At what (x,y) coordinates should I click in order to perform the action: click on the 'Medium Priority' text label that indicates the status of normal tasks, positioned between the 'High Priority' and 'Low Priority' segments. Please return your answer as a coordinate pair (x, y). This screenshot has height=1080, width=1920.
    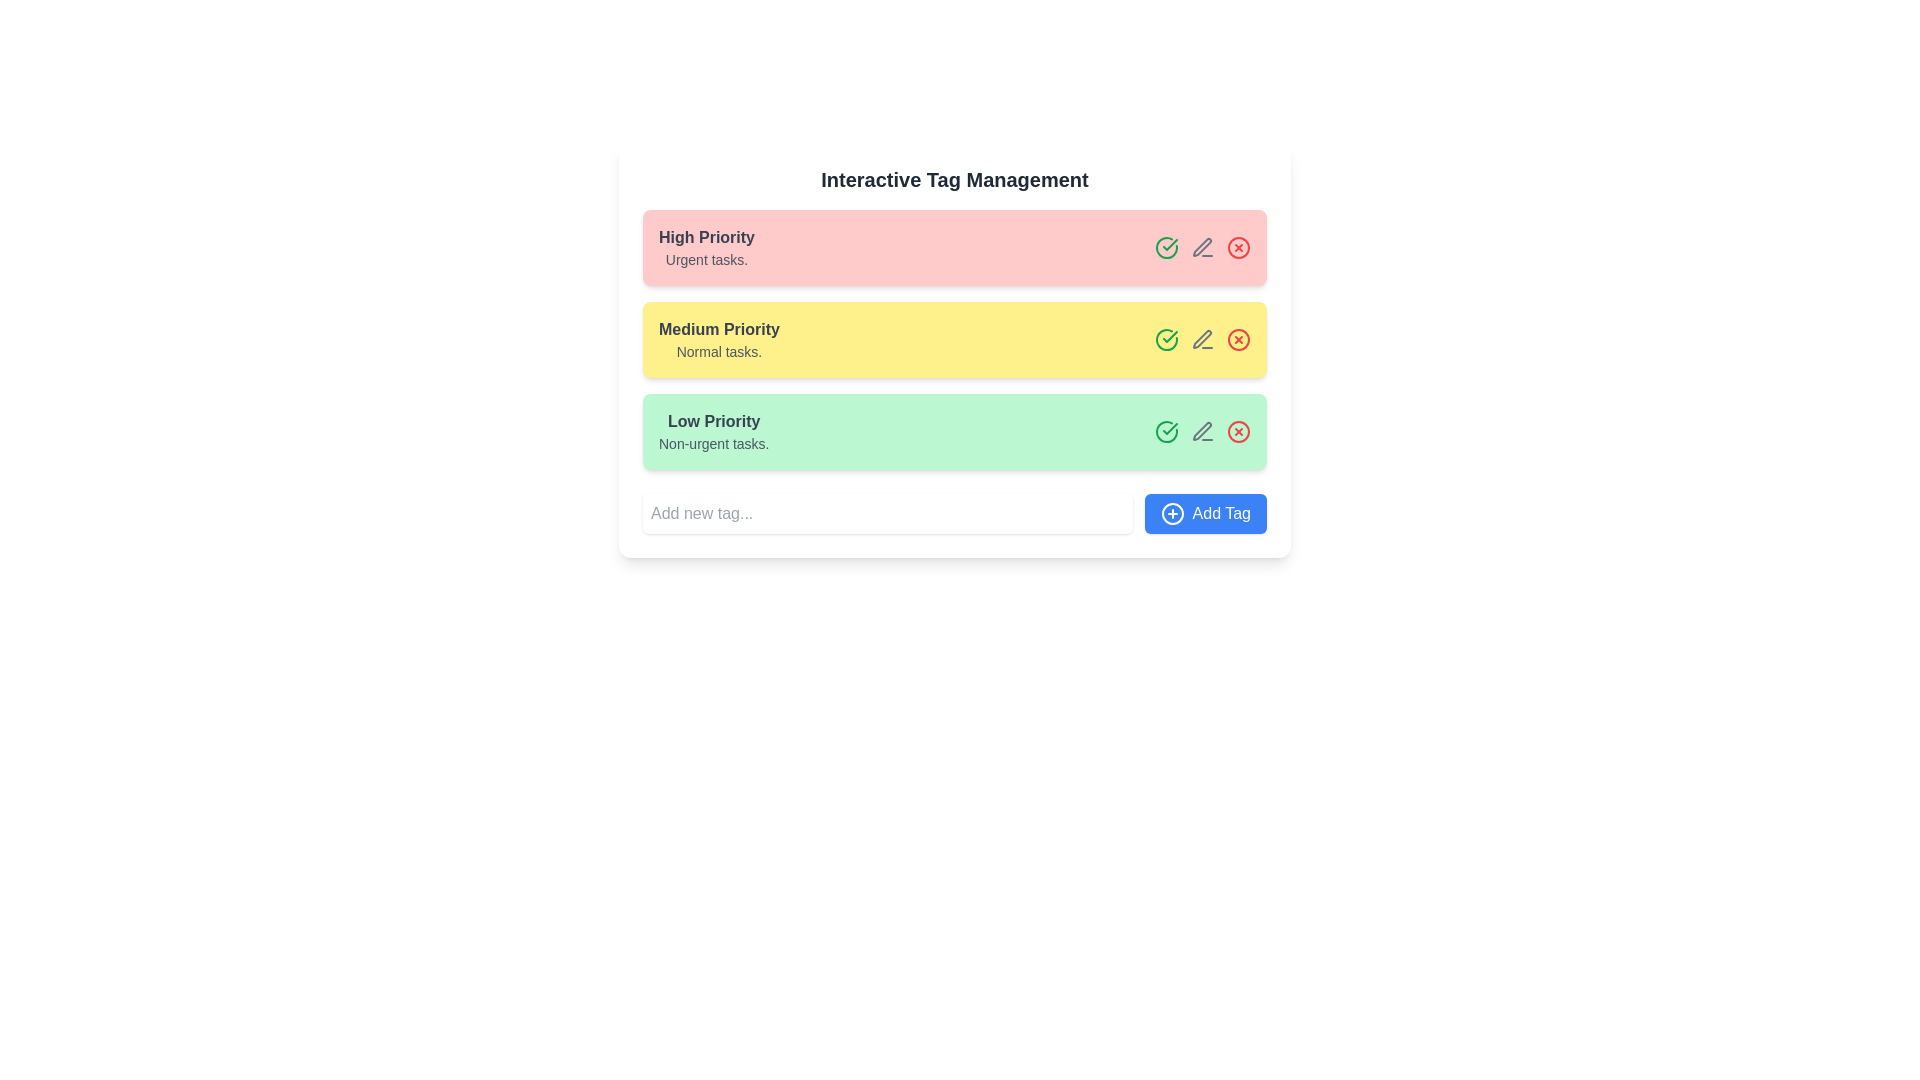
    Looking at the image, I should click on (719, 338).